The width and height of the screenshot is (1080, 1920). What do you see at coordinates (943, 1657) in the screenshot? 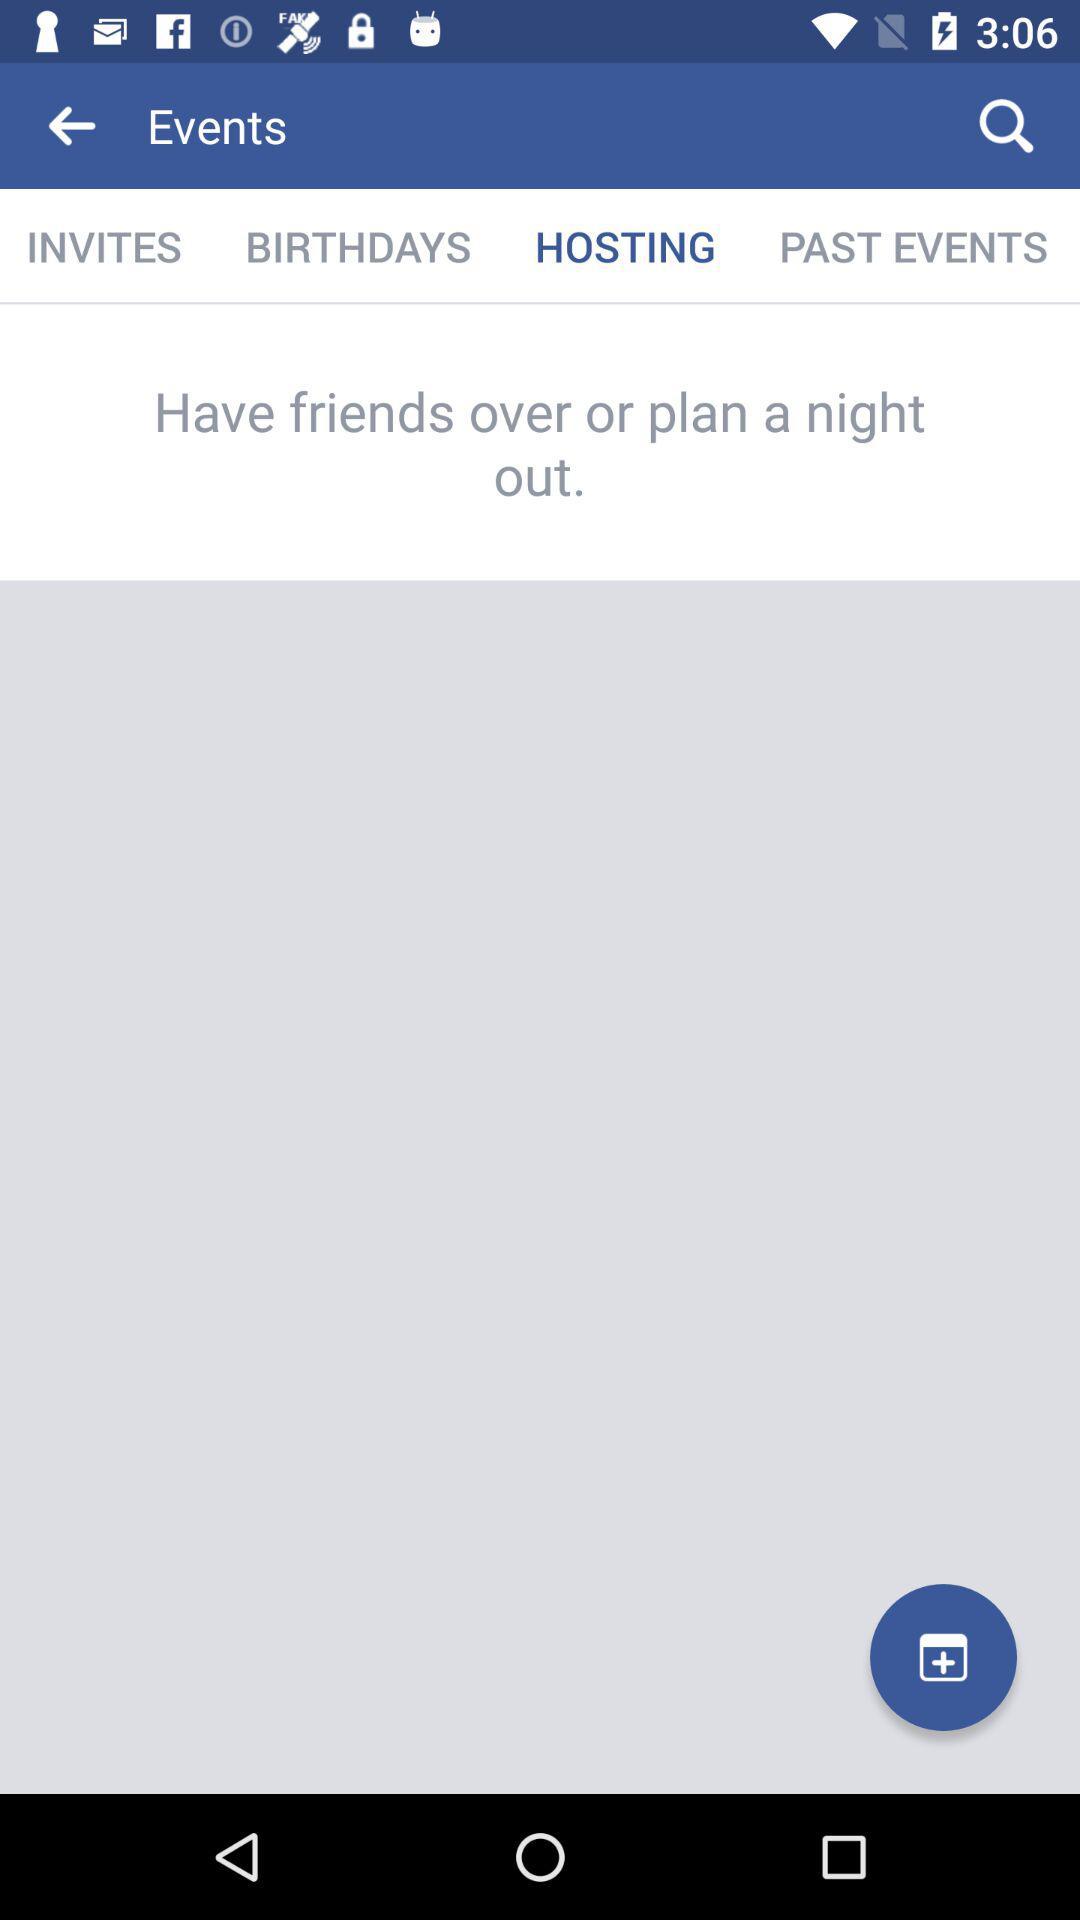
I see `the add icon` at bounding box center [943, 1657].